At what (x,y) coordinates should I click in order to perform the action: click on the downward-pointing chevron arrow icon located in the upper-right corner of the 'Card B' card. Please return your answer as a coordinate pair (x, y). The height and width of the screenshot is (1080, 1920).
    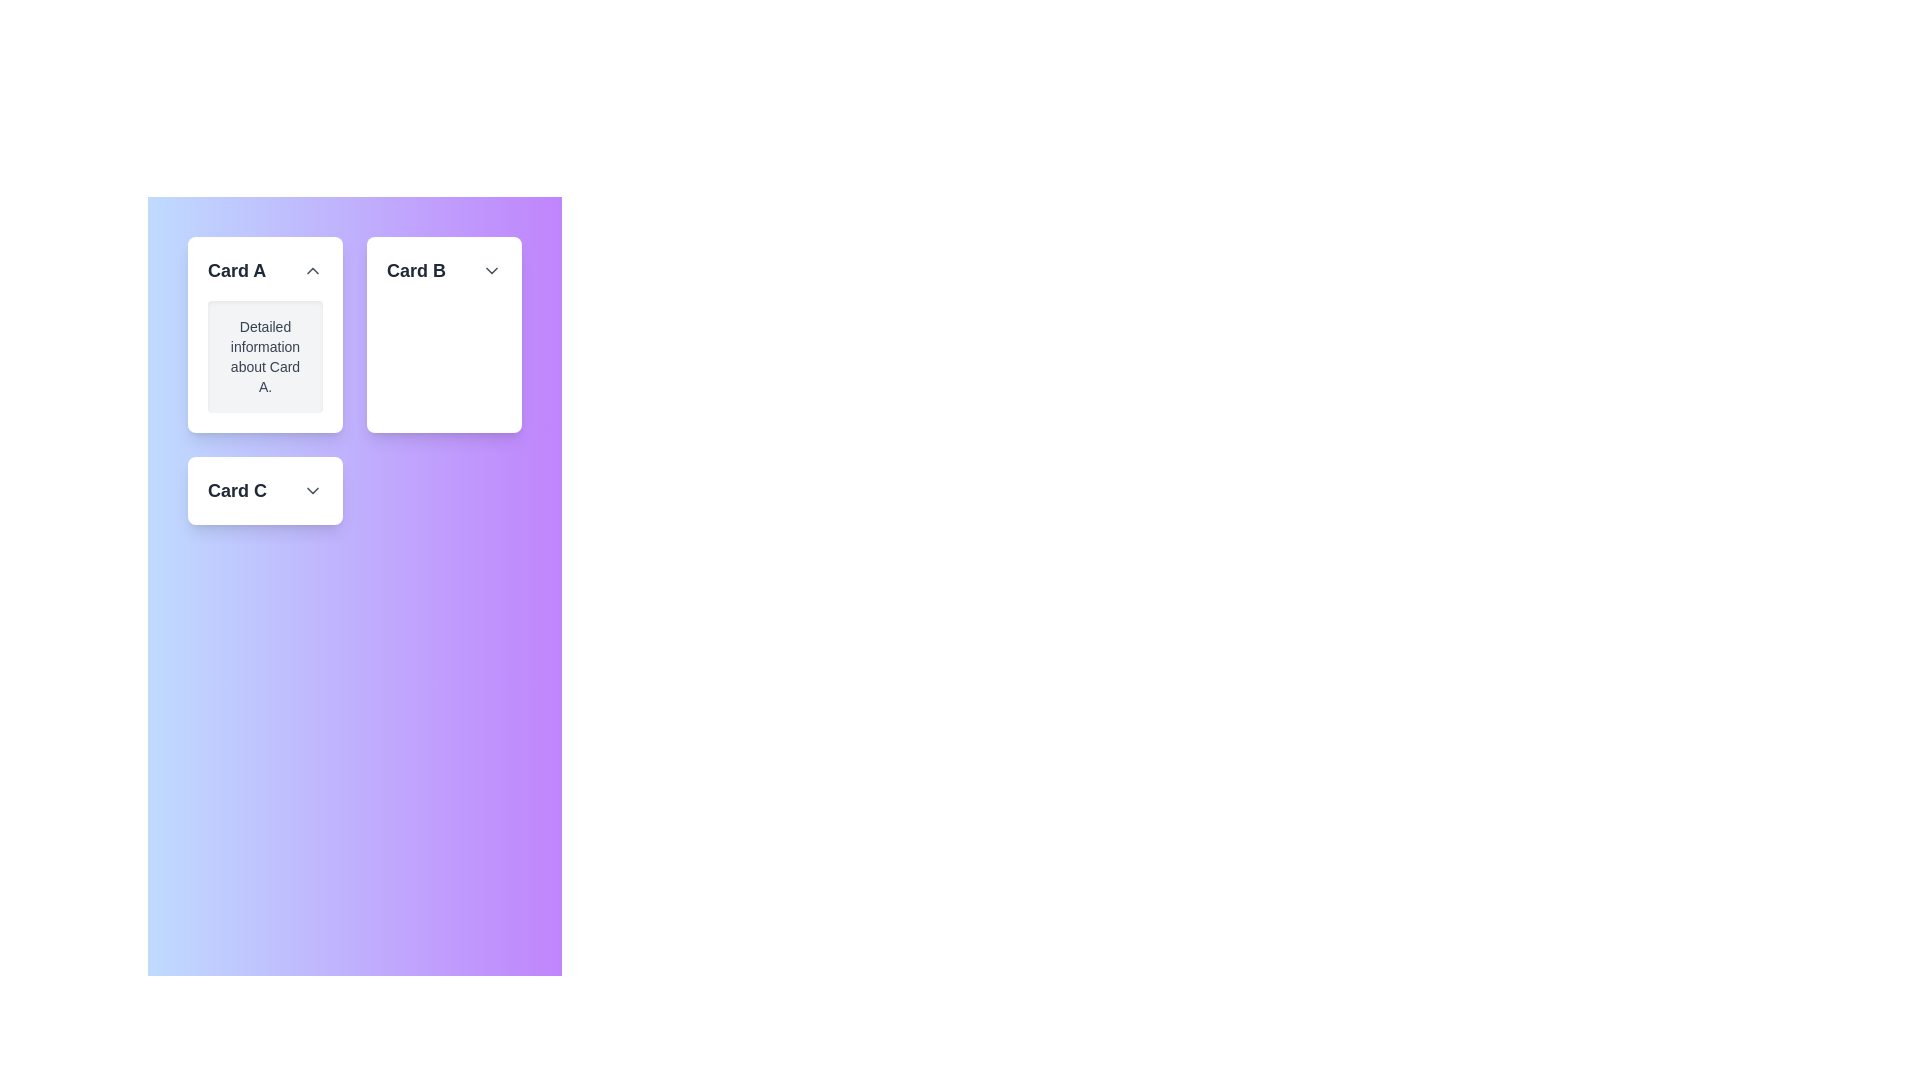
    Looking at the image, I should click on (491, 270).